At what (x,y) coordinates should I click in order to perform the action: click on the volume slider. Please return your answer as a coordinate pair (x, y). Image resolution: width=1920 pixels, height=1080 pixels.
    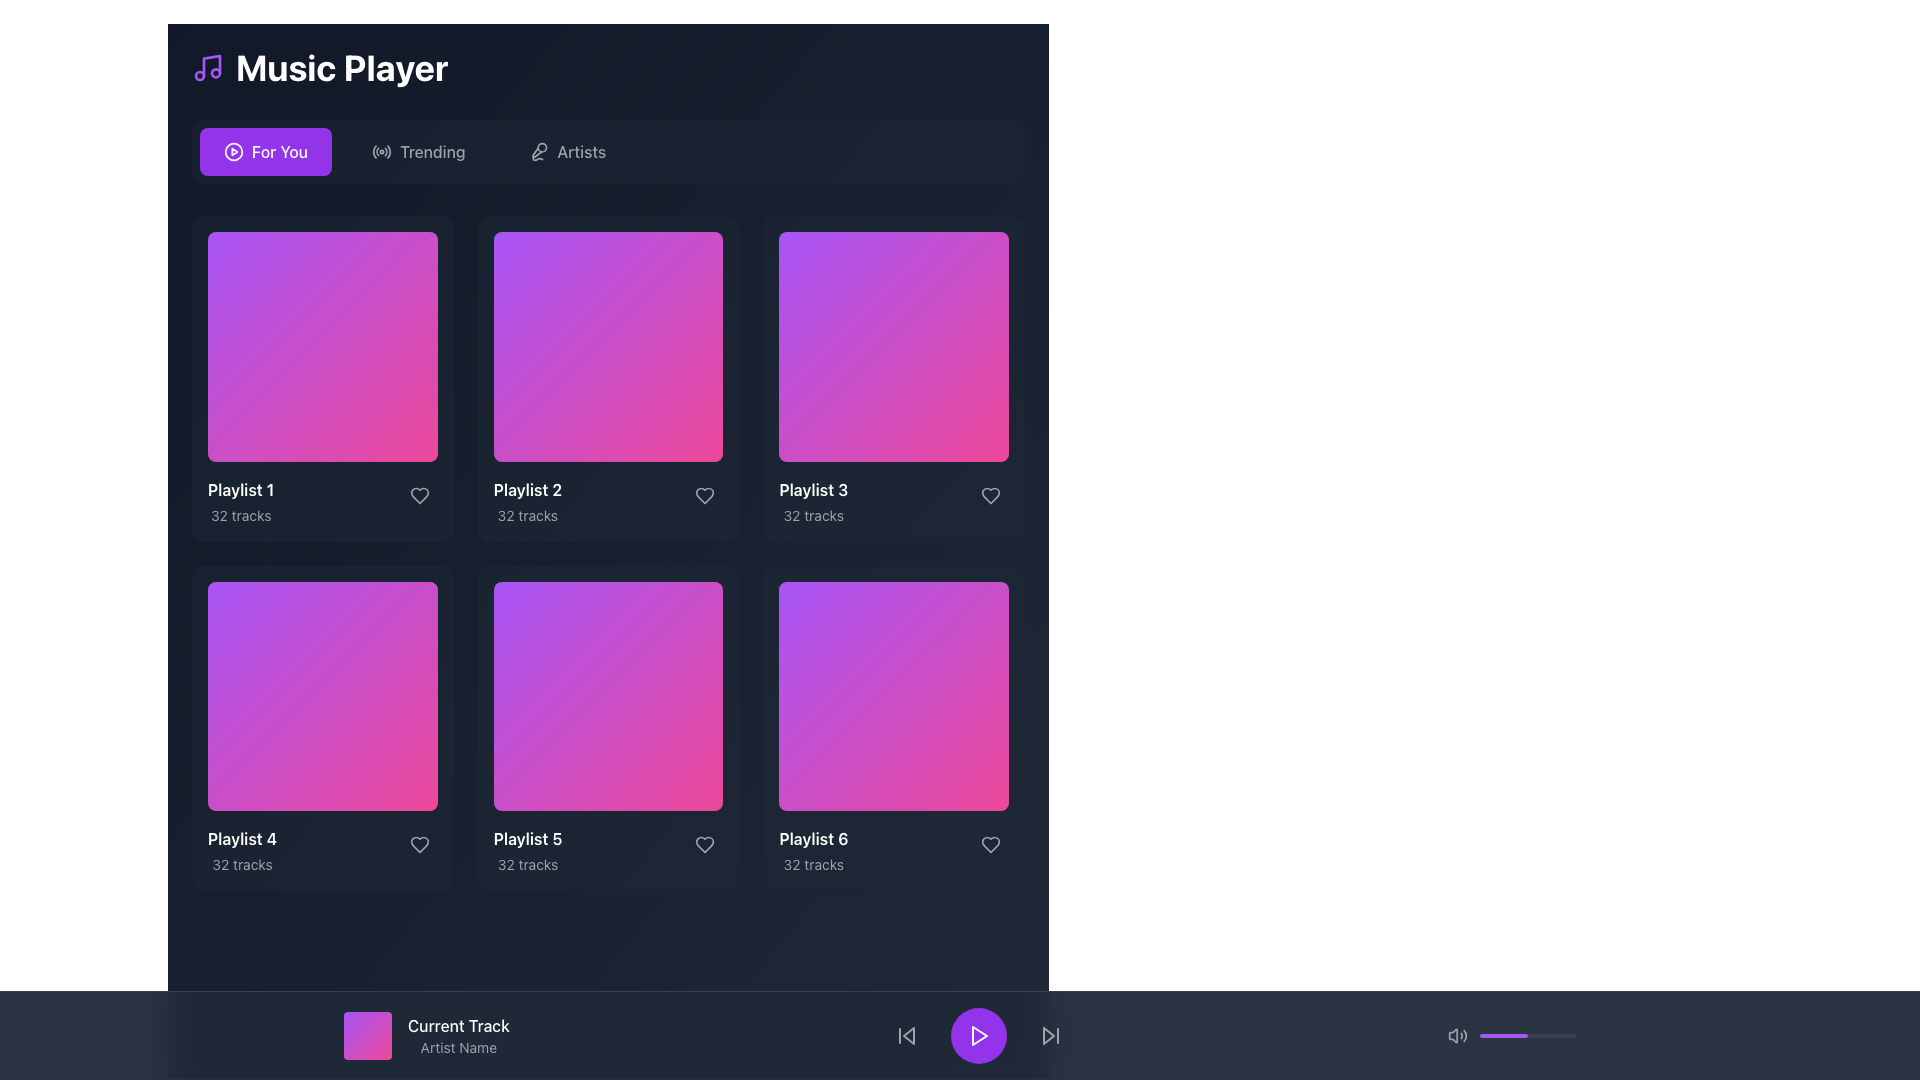
    Looking at the image, I should click on (1493, 1035).